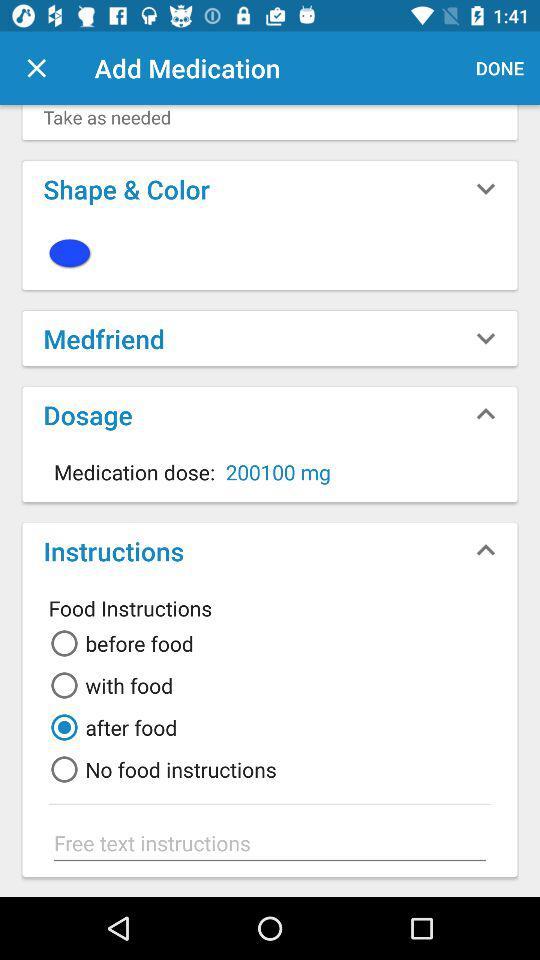 The height and width of the screenshot is (960, 540). Describe the element at coordinates (36, 68) in the screenshot. I see `leave screen` at that location.